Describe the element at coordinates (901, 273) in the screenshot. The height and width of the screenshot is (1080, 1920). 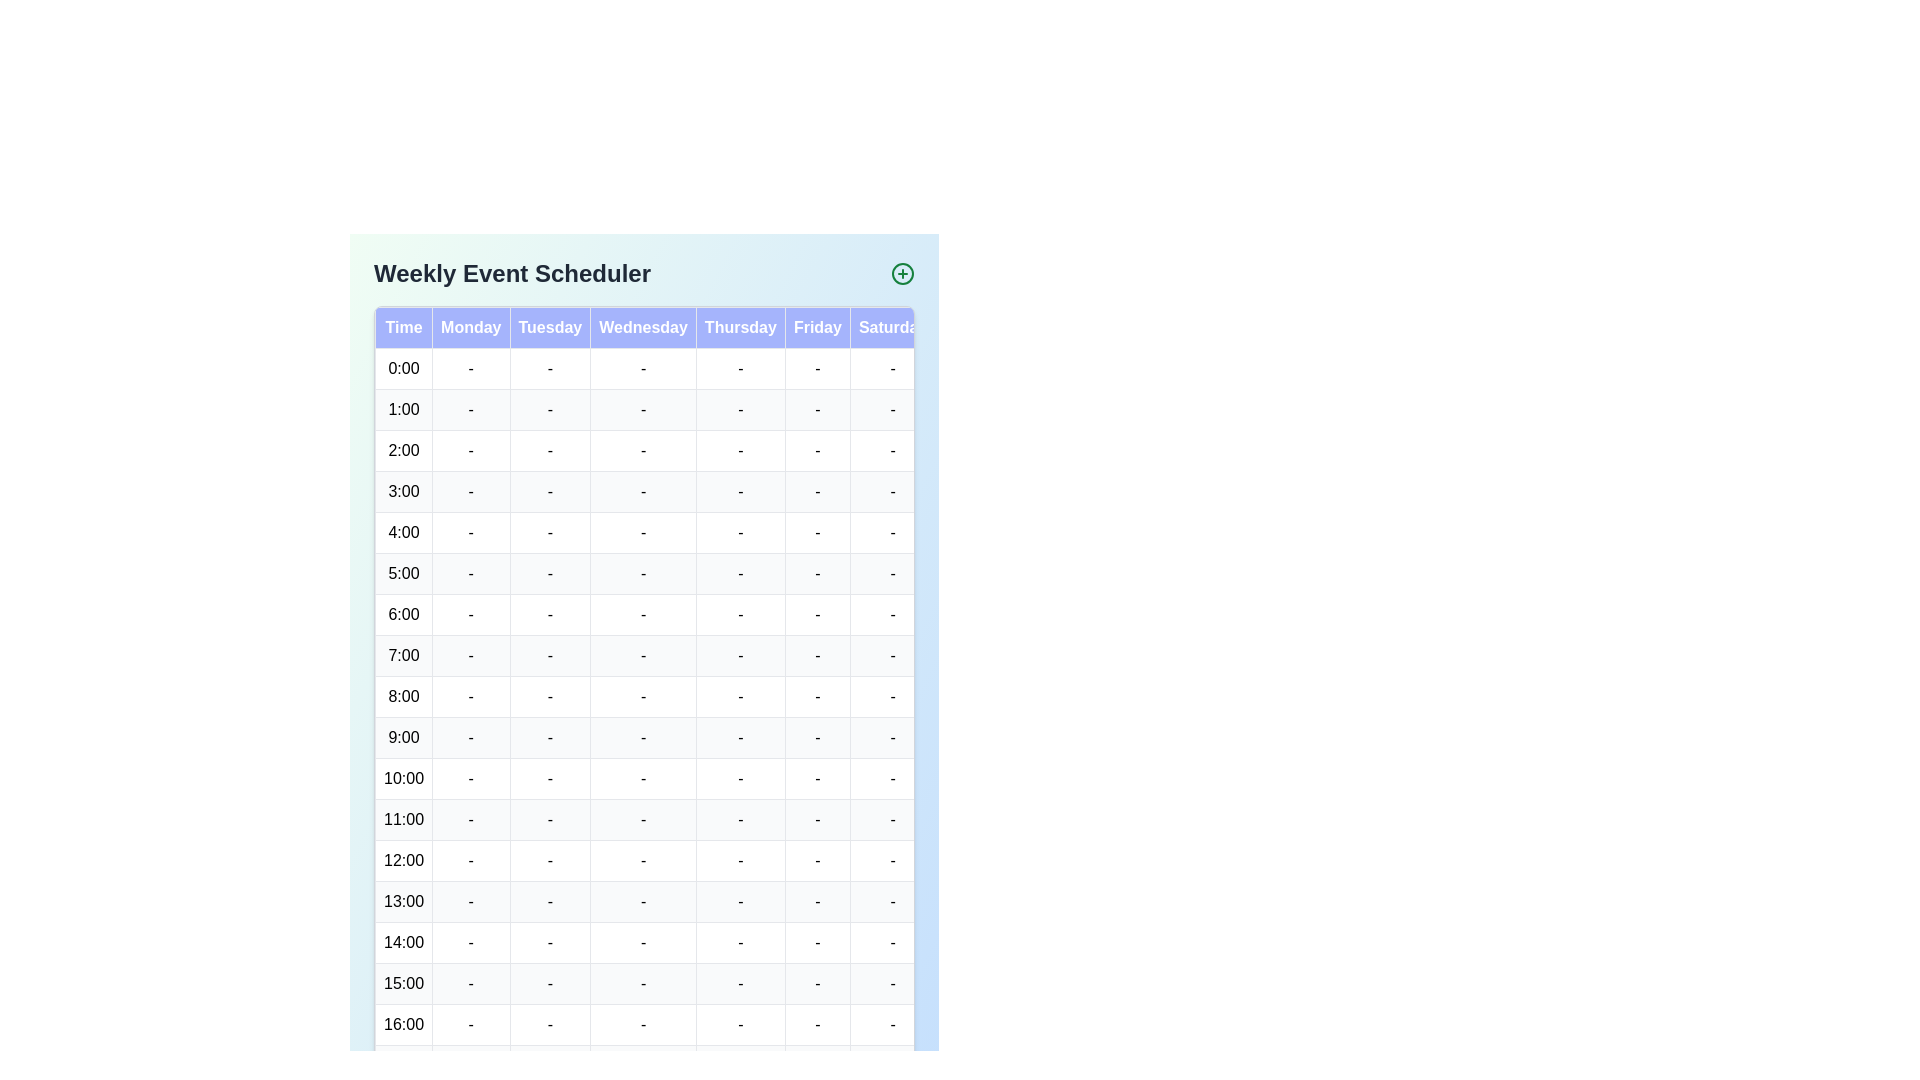
I see `the 'Add Event' button in the header` at that location.